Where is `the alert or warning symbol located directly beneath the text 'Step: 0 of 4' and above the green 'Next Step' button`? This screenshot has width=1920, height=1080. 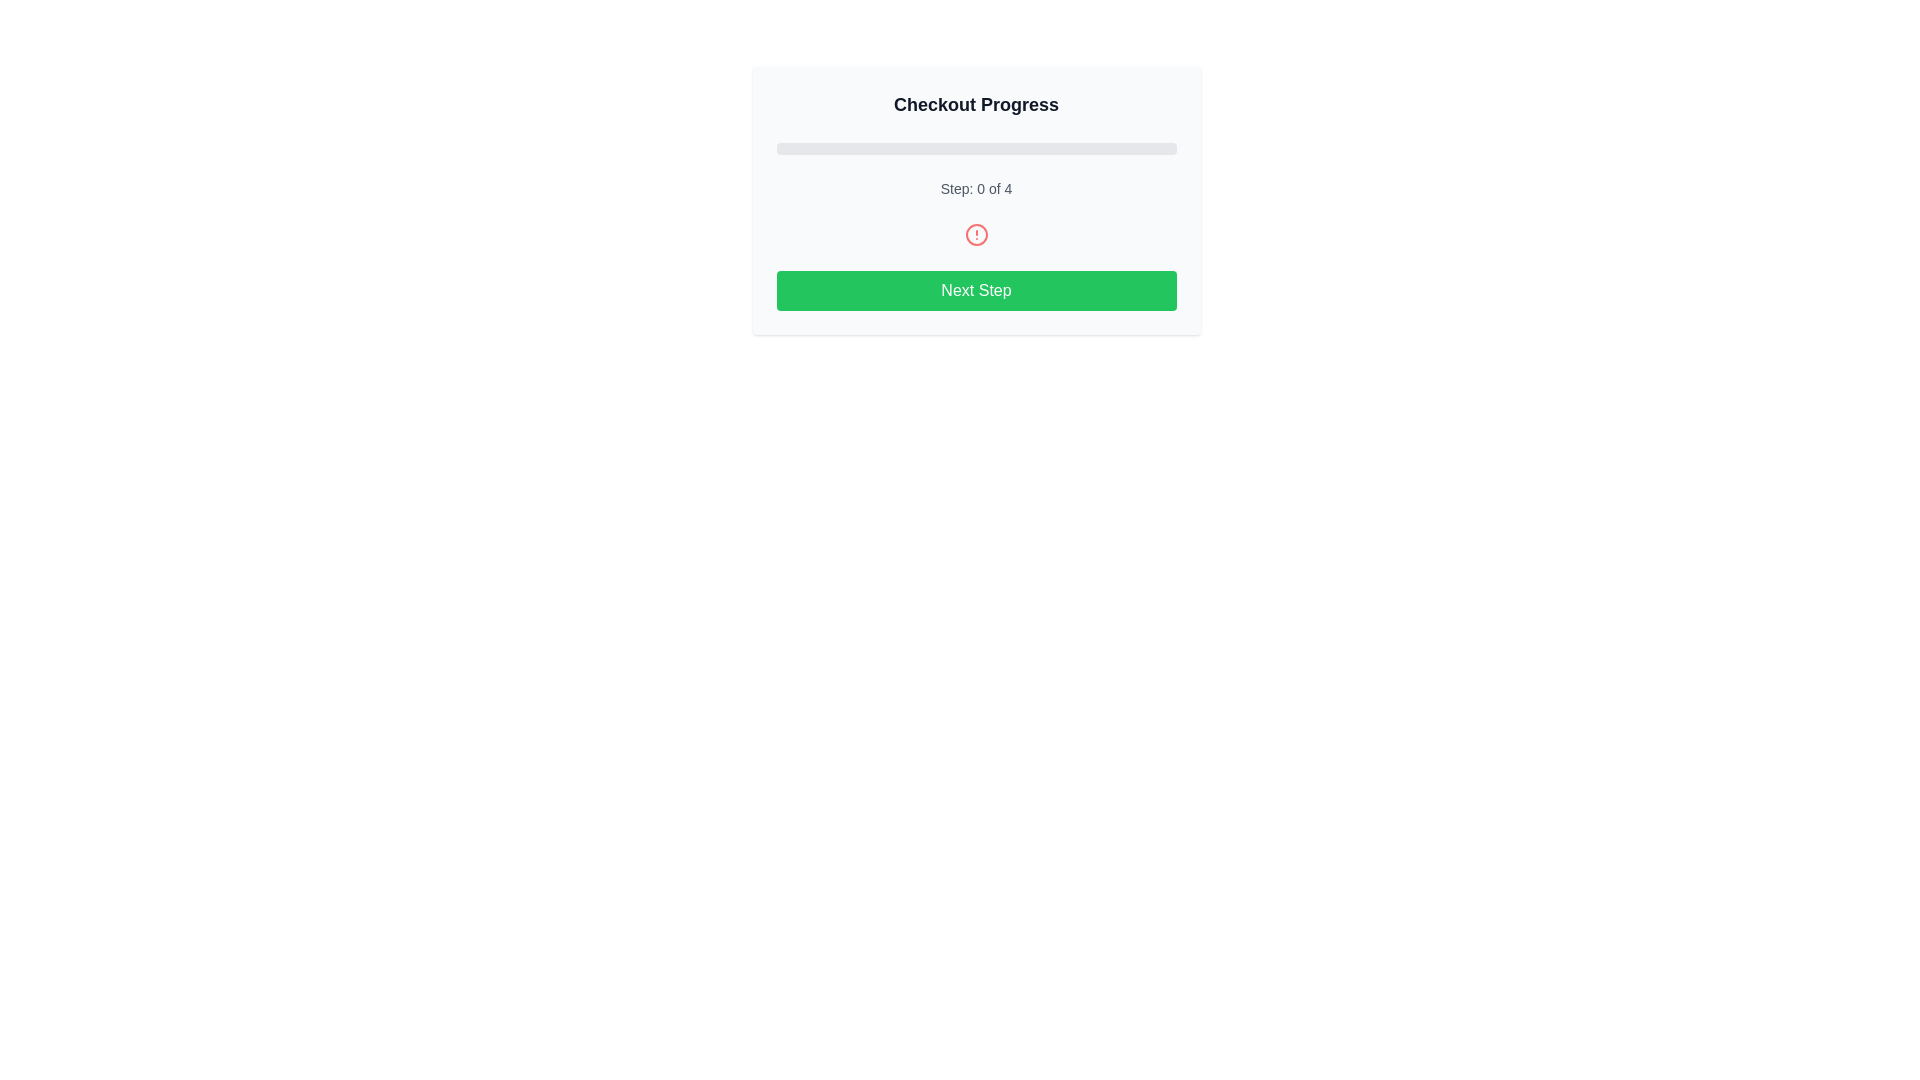 the alert or warning symbol located directly beneath the text 'Step: 0 of 4' and above the green 'Next Step' button is located at coordinates (976, 234).